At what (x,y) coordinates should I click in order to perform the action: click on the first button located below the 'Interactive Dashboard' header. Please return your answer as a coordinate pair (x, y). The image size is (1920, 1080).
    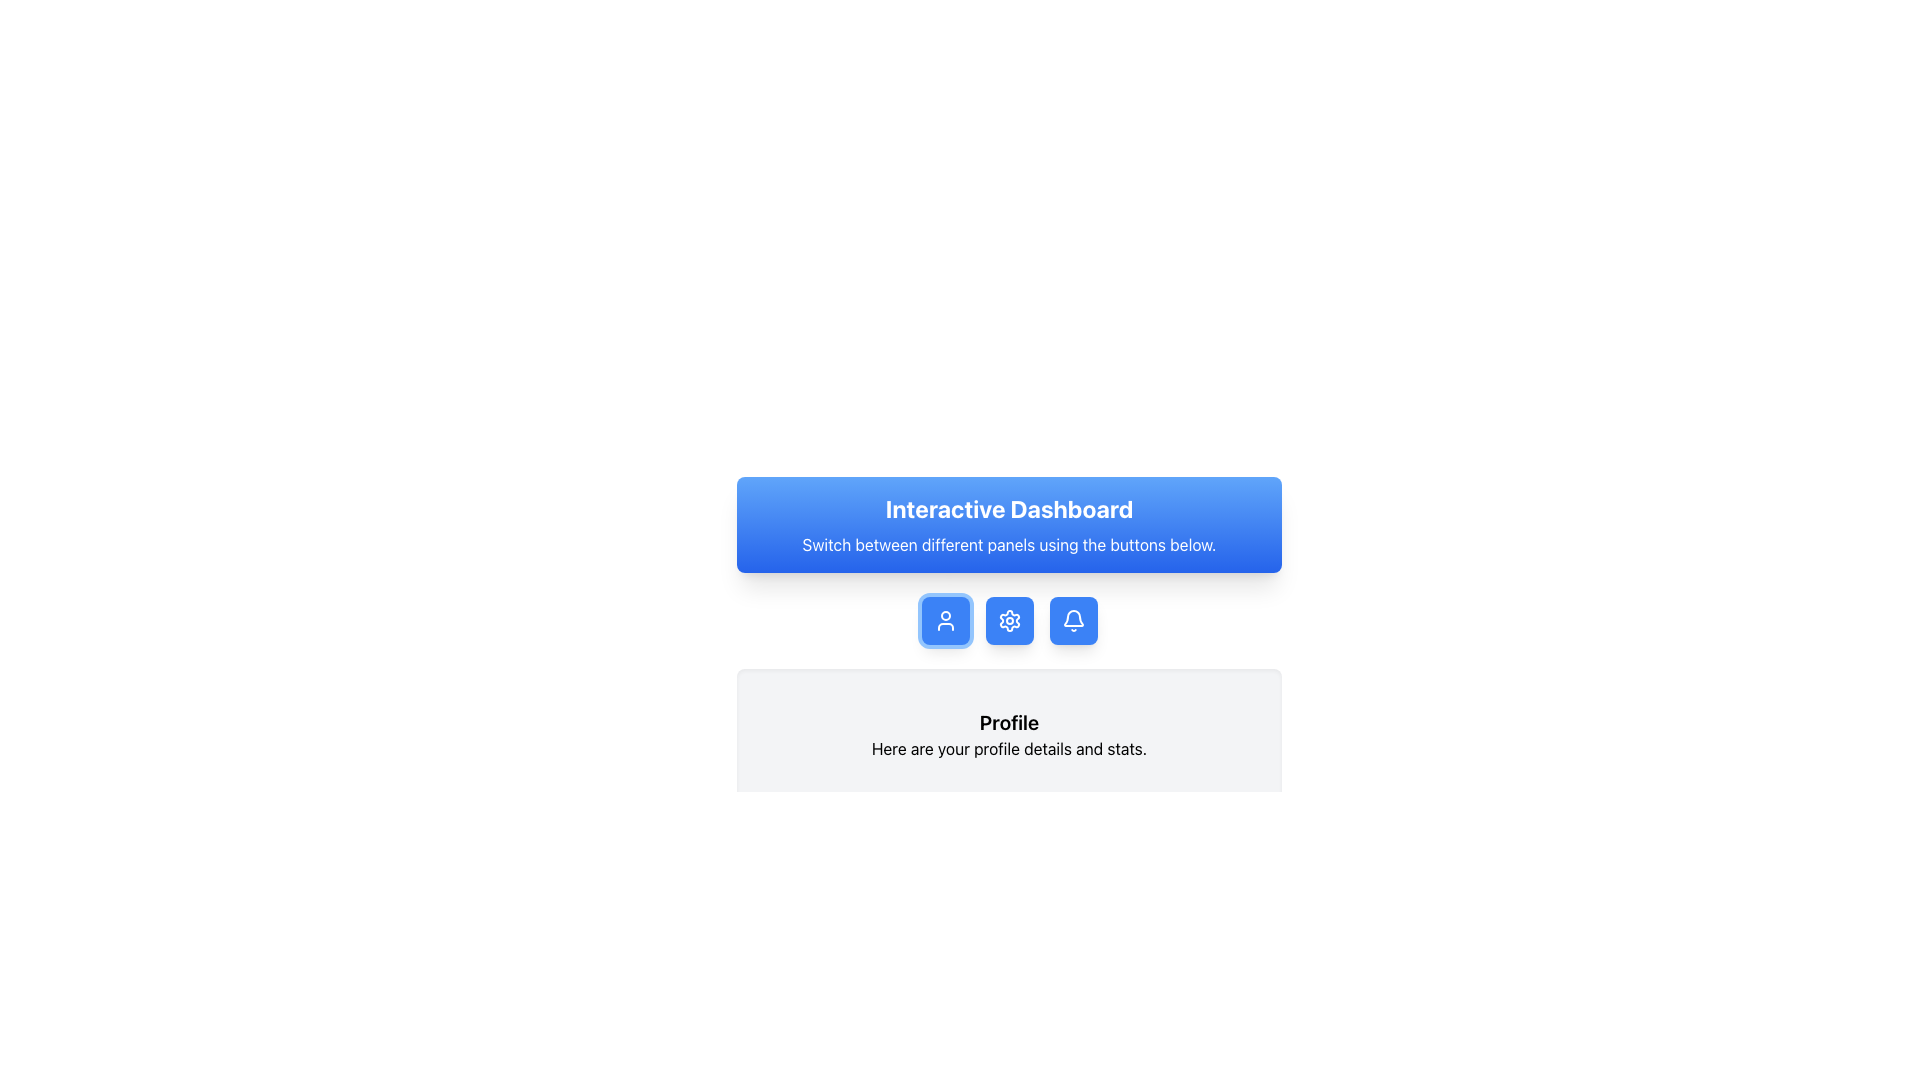
    Looking at the image, I should click on (944, 620).